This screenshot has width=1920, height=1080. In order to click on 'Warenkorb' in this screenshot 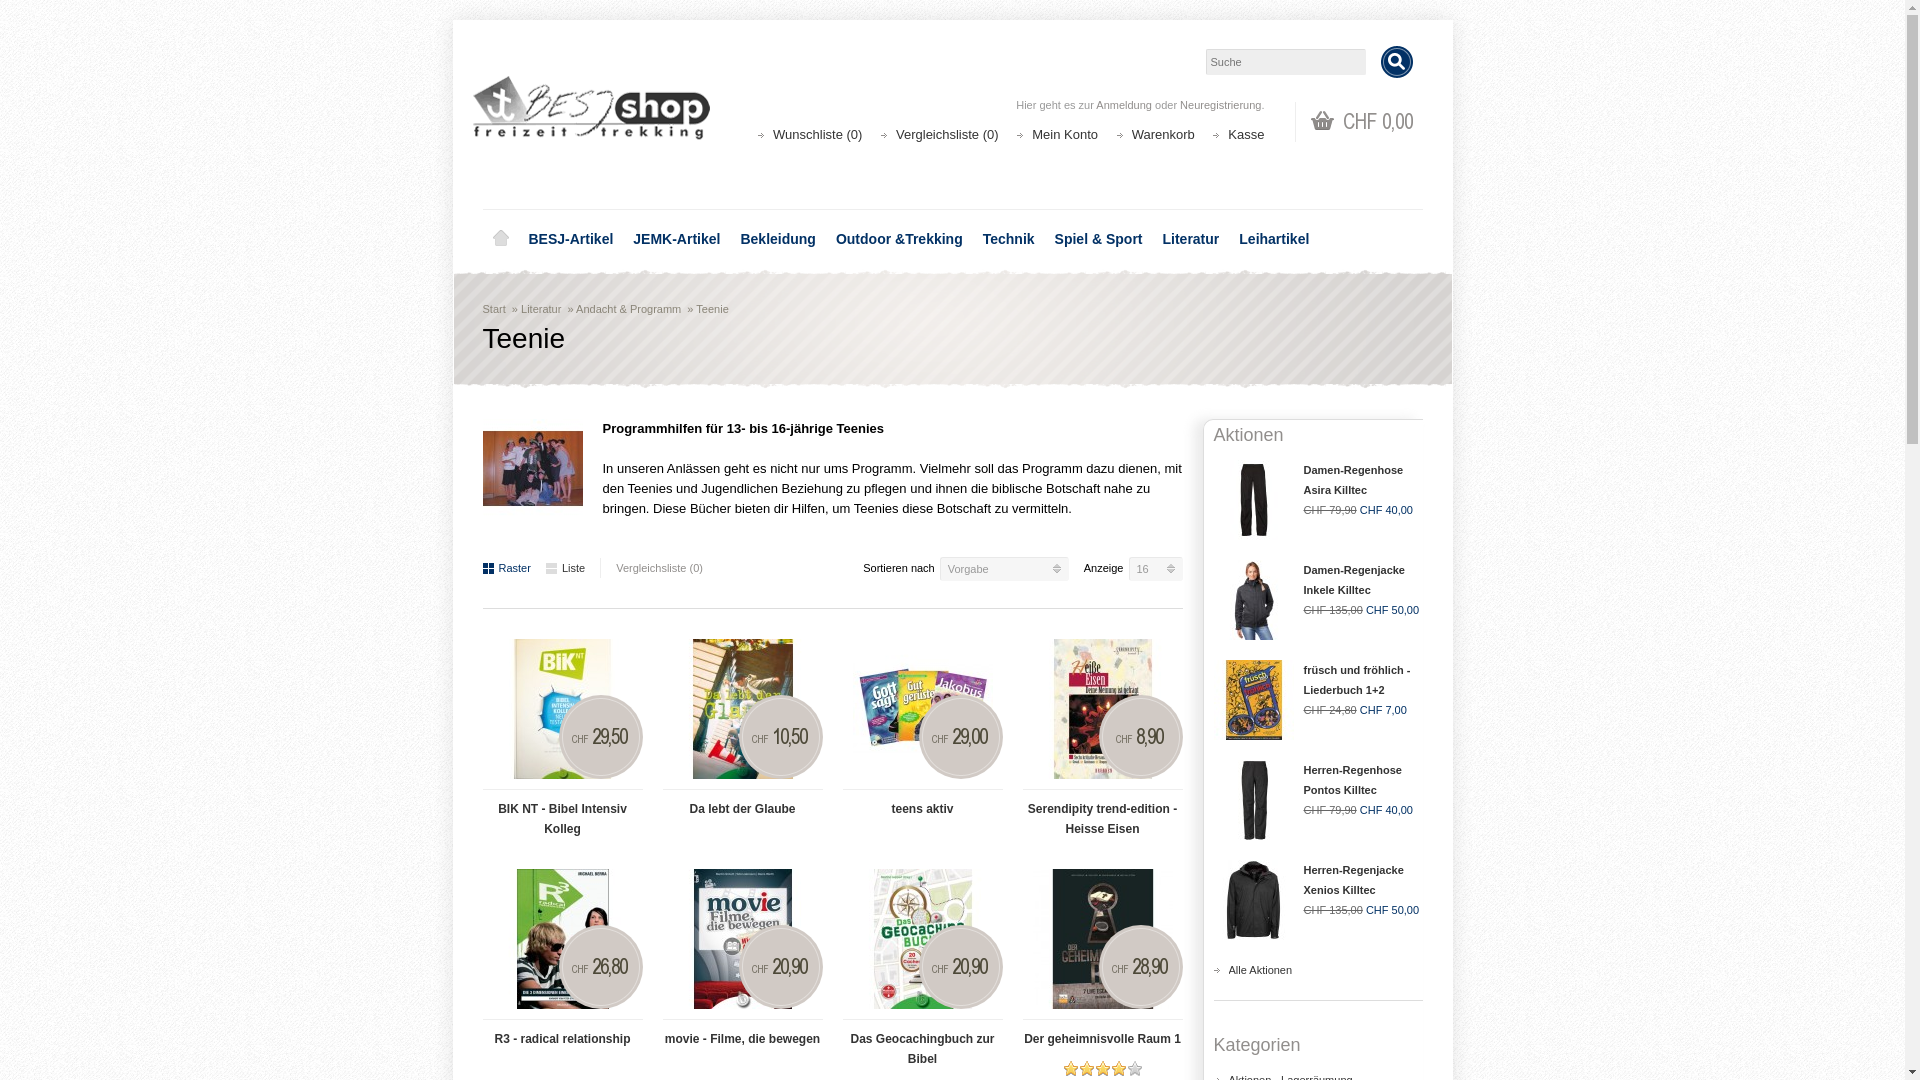, I will do `click(1163, 134)`.